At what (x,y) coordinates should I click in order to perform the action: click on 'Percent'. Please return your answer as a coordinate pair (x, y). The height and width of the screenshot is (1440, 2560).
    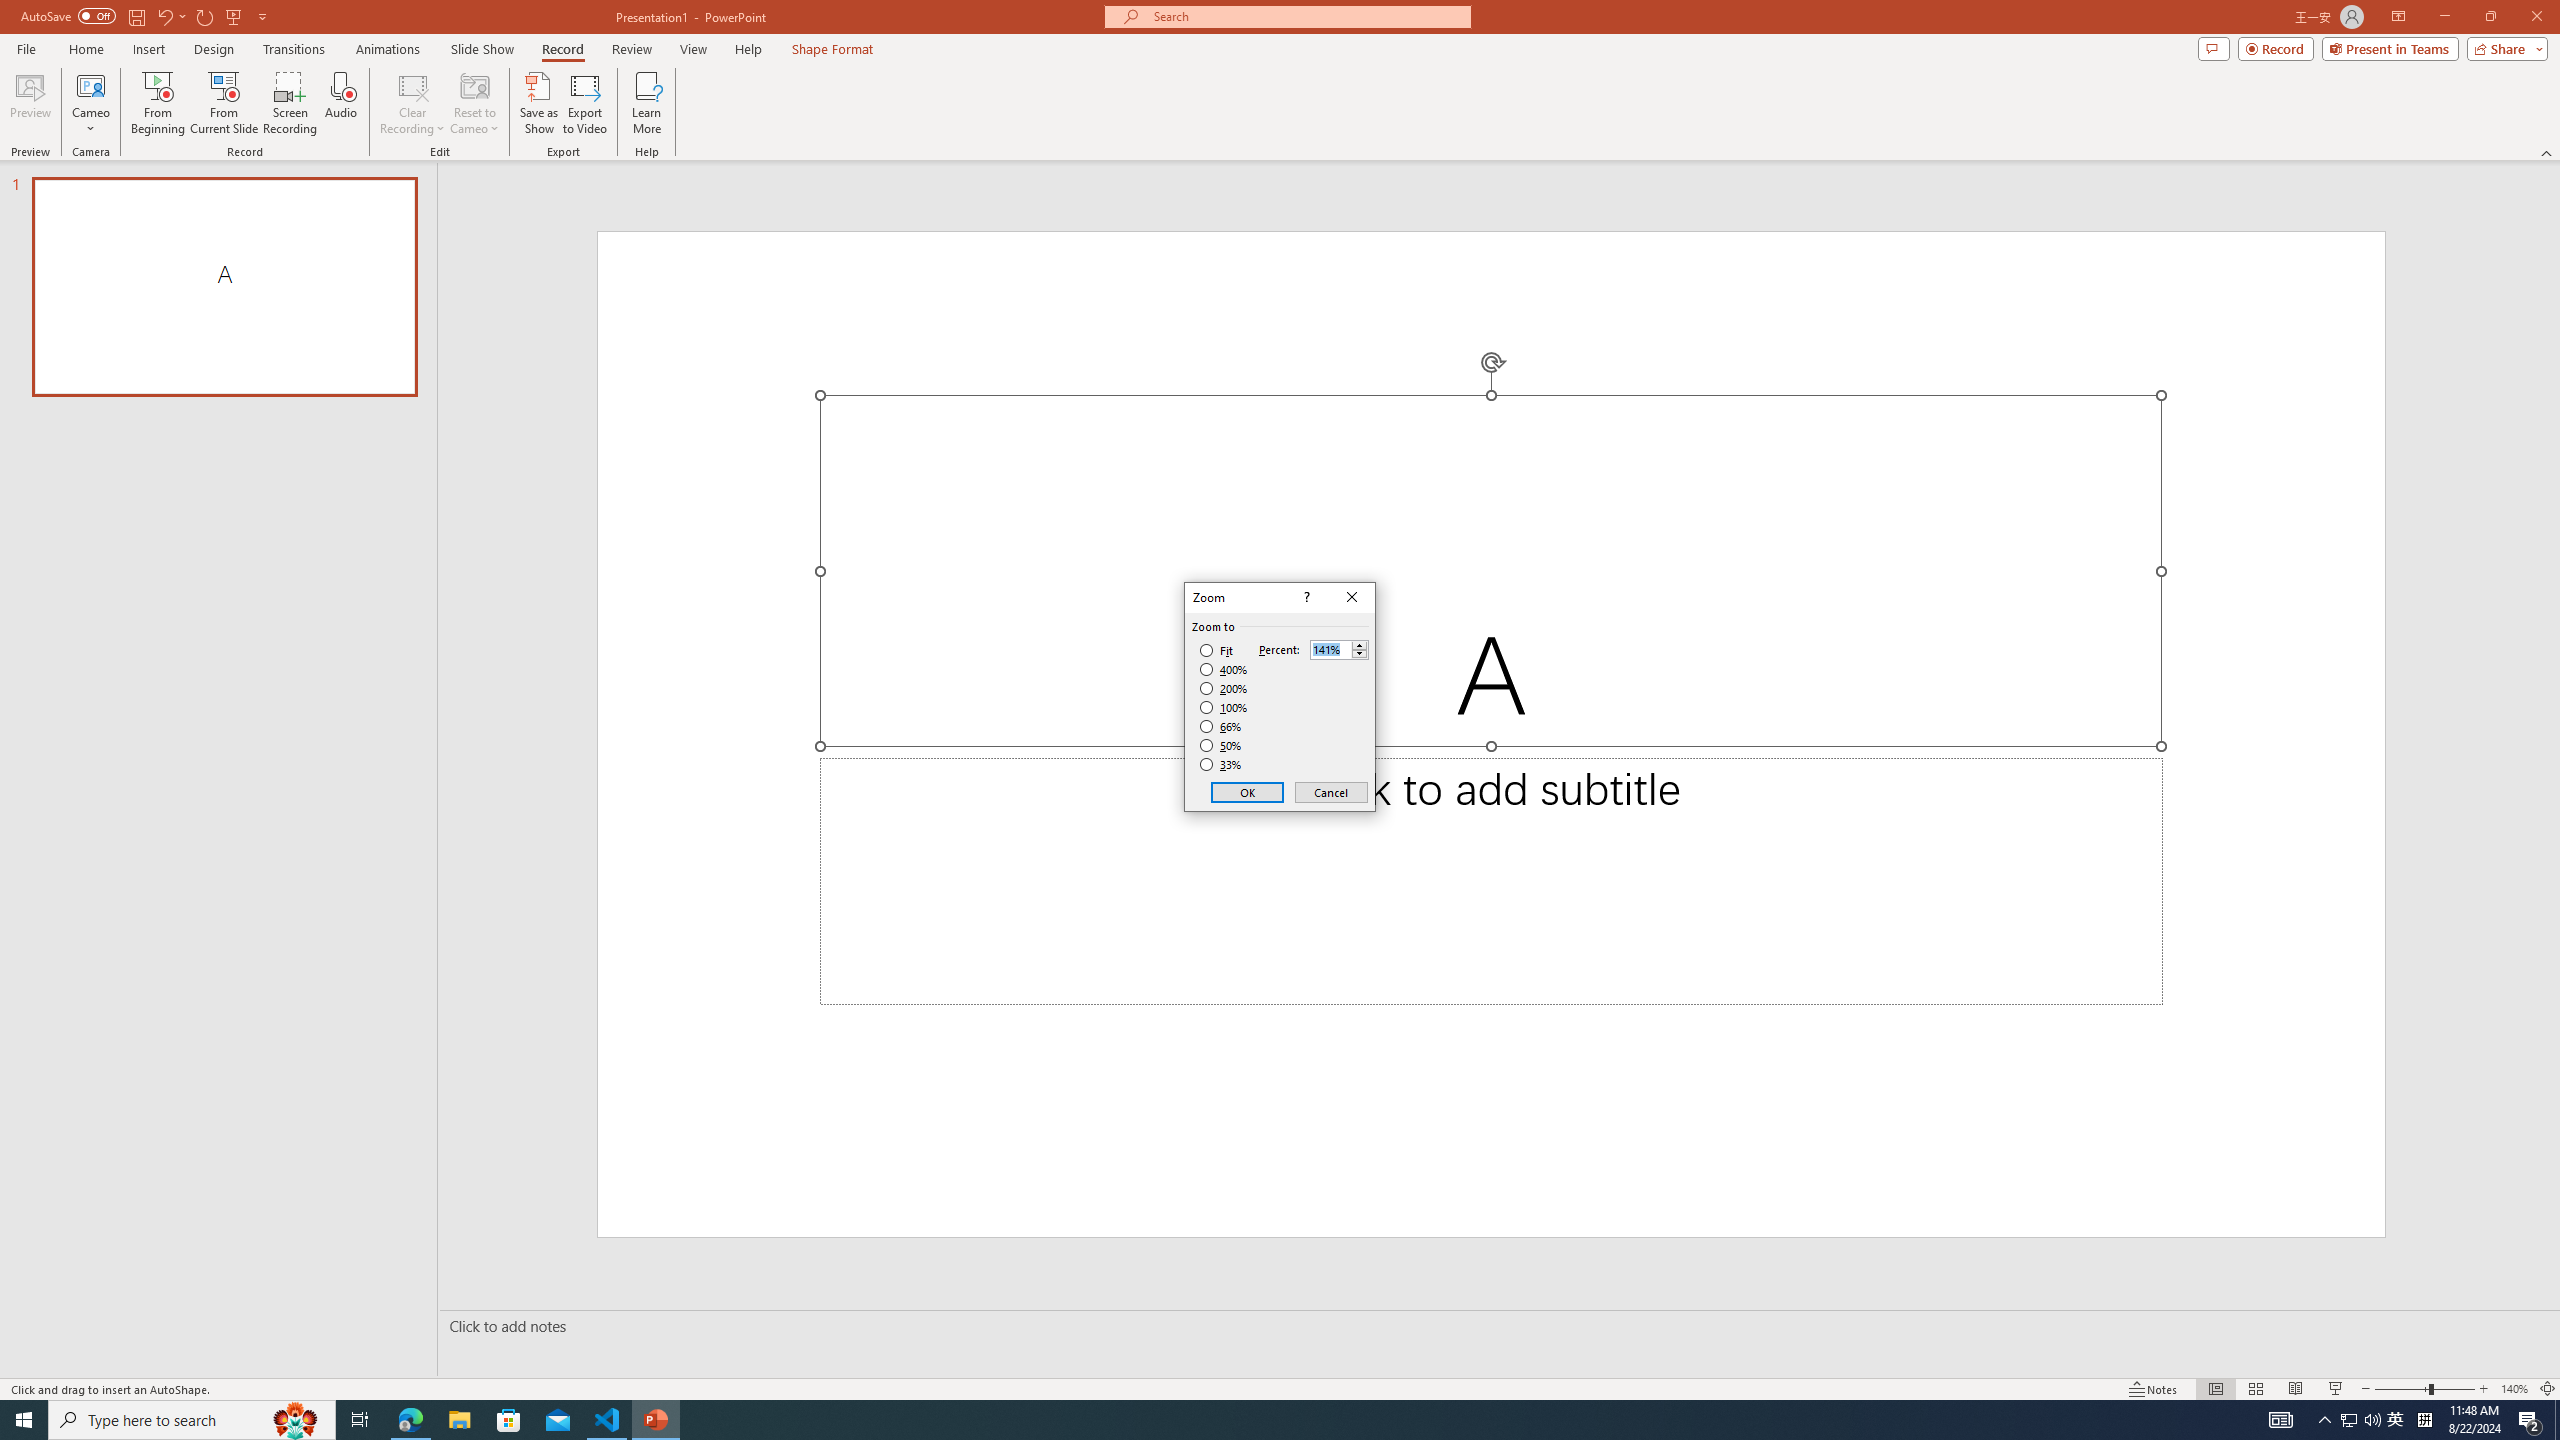
    Looking at the image, I should click on (1340, 648).